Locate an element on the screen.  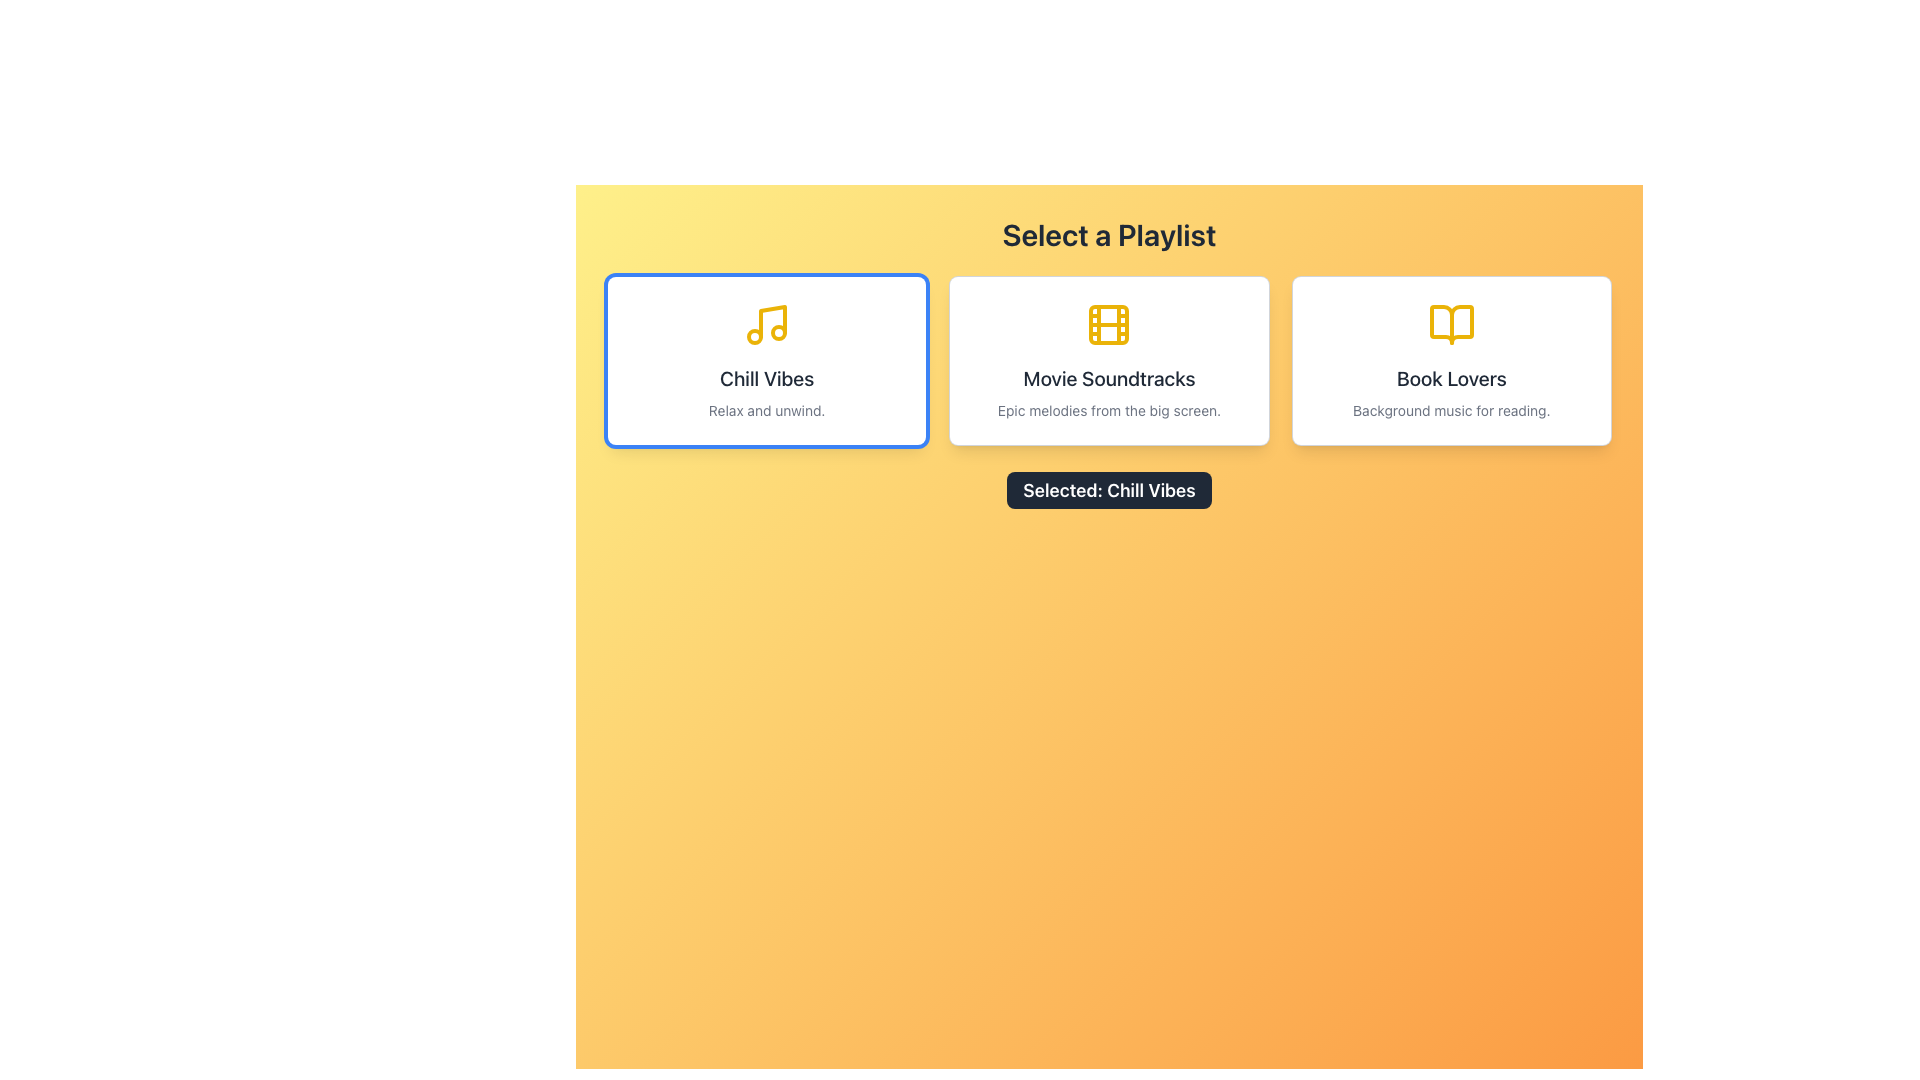
the informational Text Label located beneath the 'Chill Vibes' section, which provides a subtitle for that section is located at coordinates (766, 410).